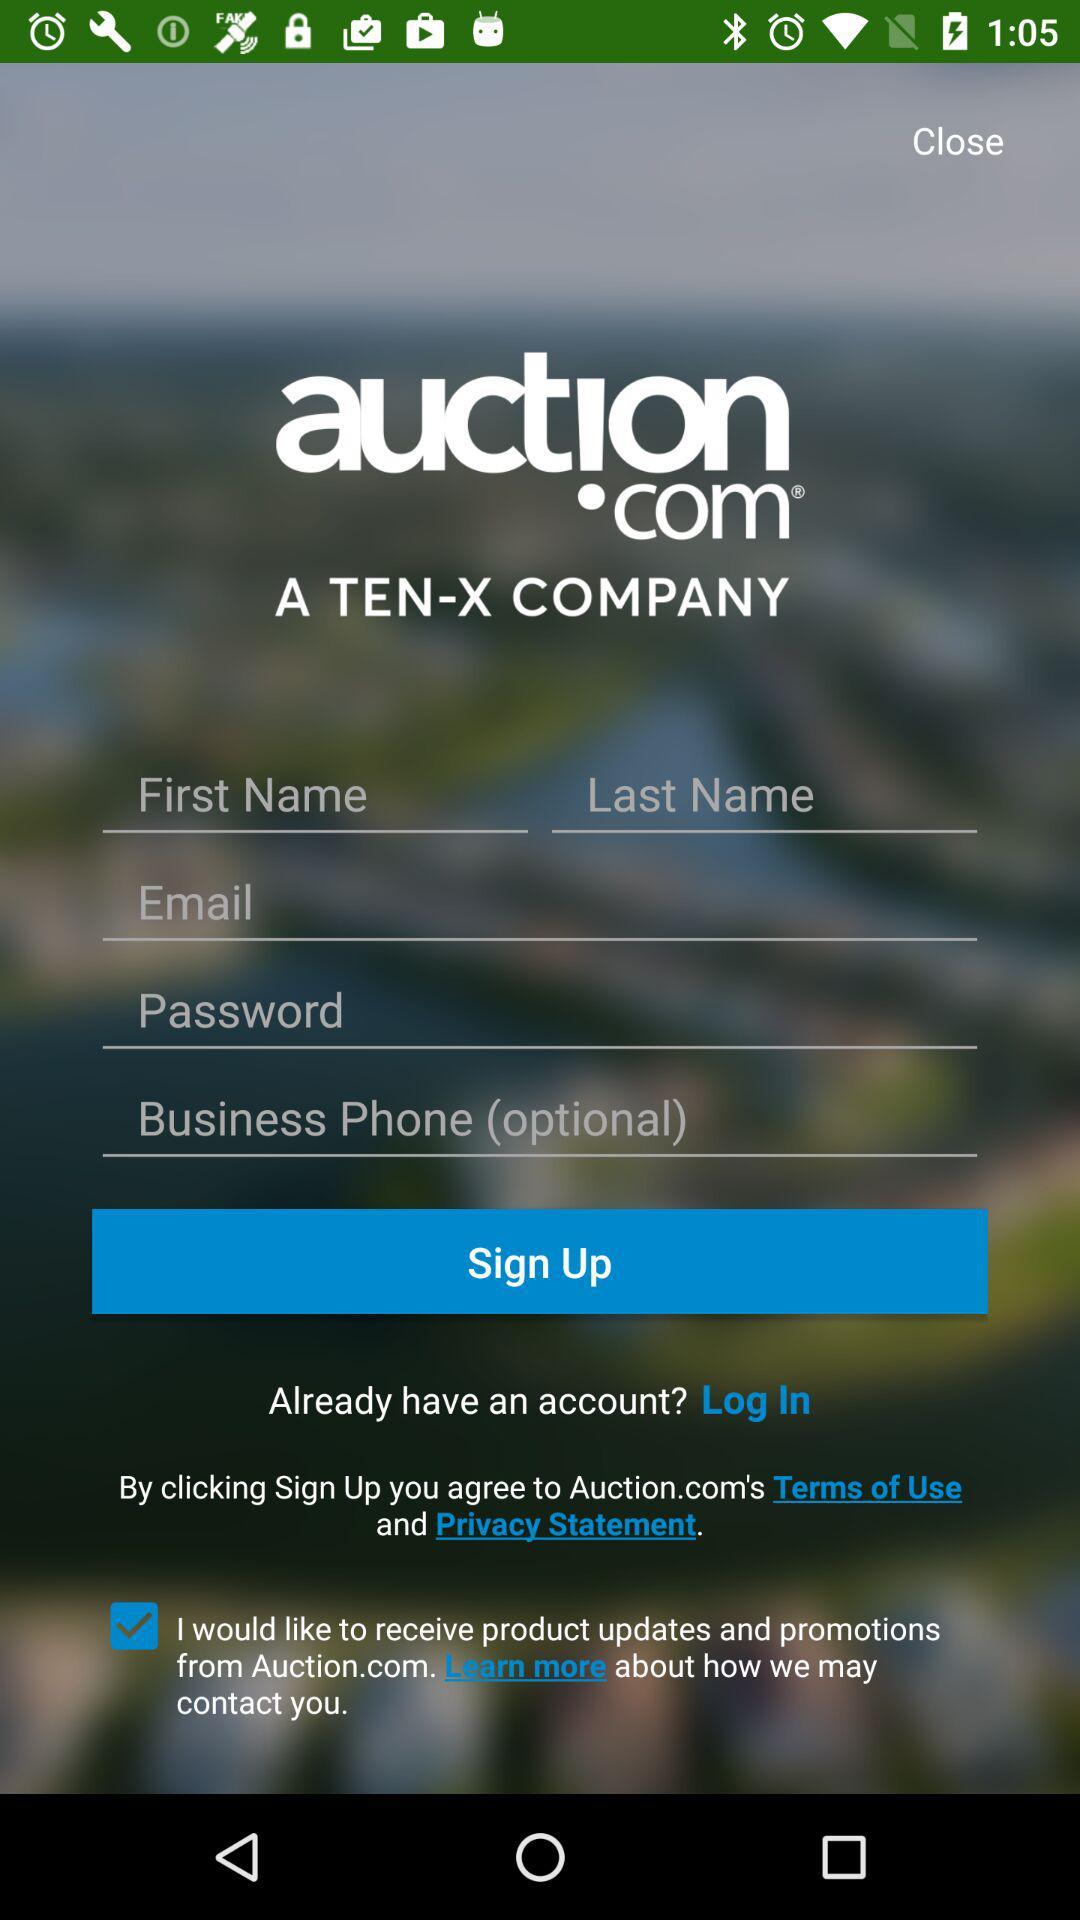 Image resolution: width=1080 pixels, height=1920 pixels. I want to click on email input, so click(540, 907).